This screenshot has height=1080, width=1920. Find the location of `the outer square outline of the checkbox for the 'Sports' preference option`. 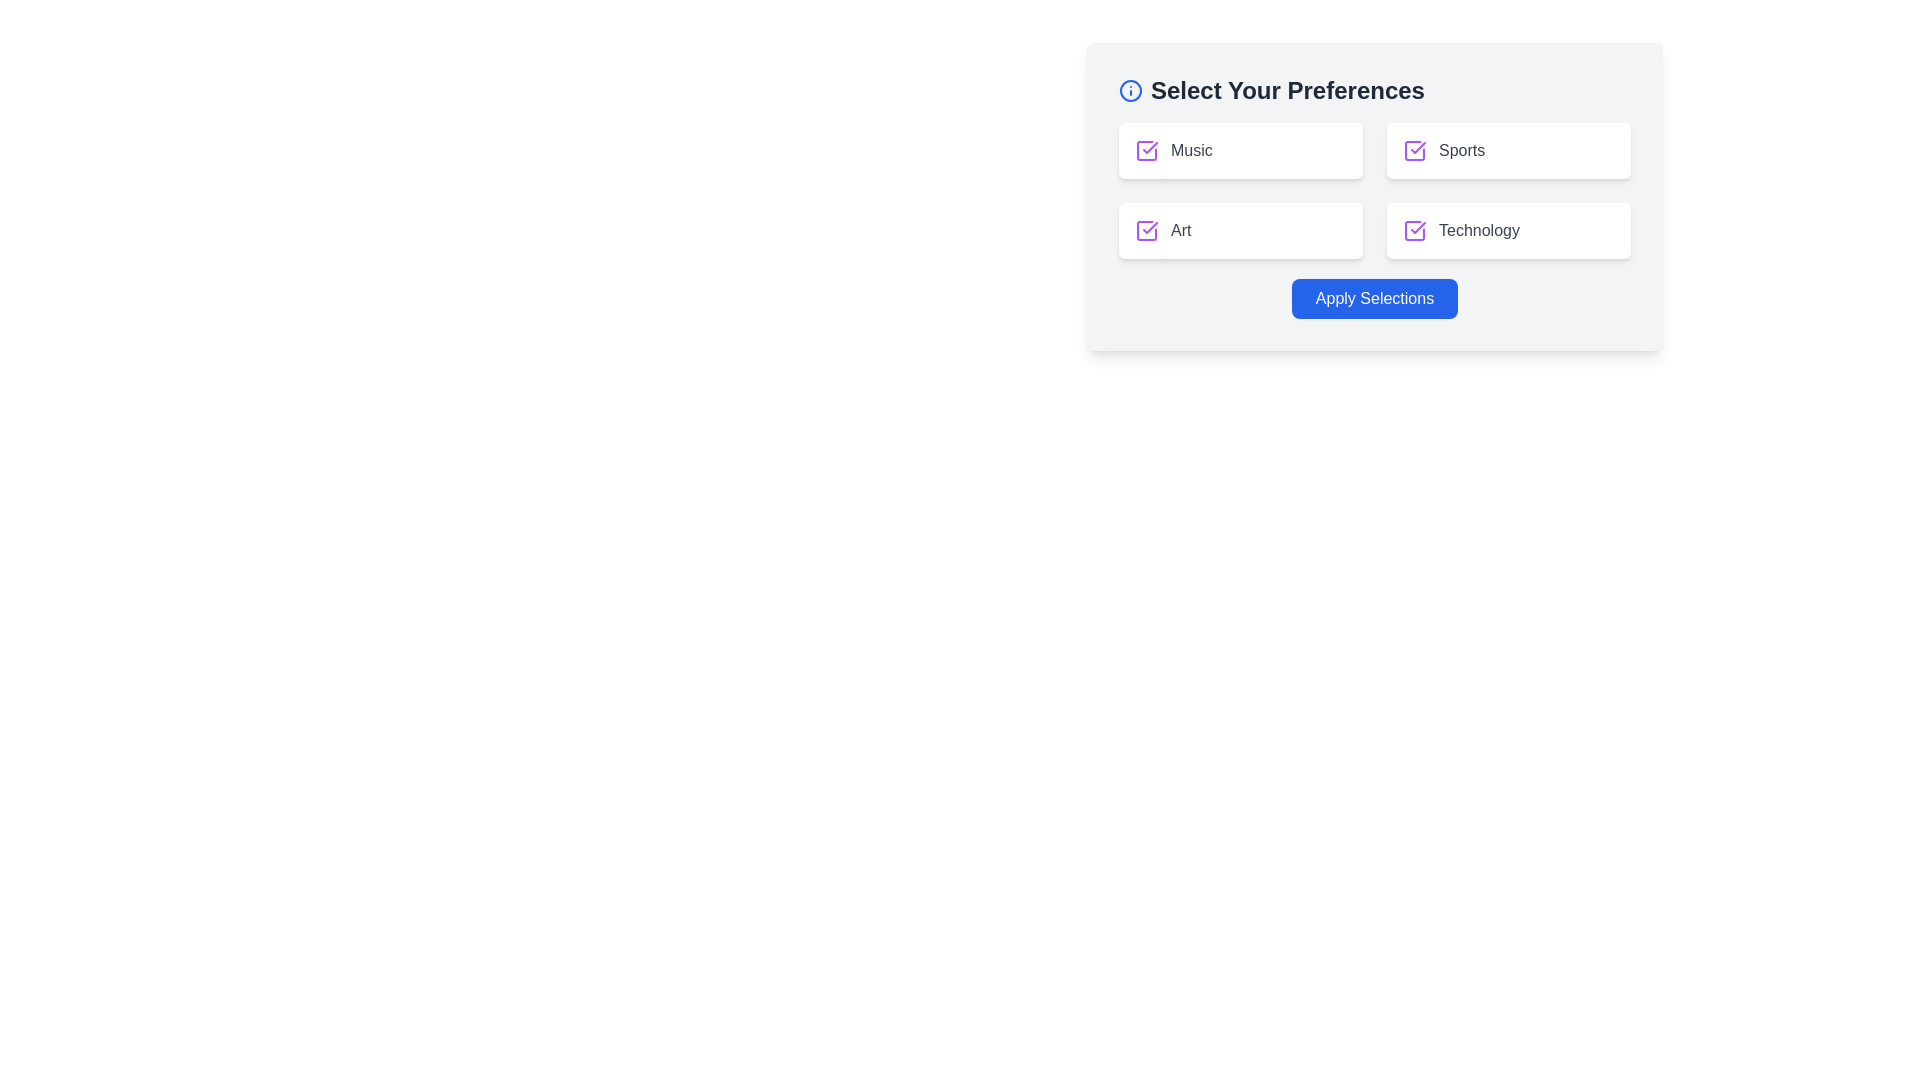

the outer square outline of the checkbox for the 'Sports' preference option is located at coordinates (1414, 149).